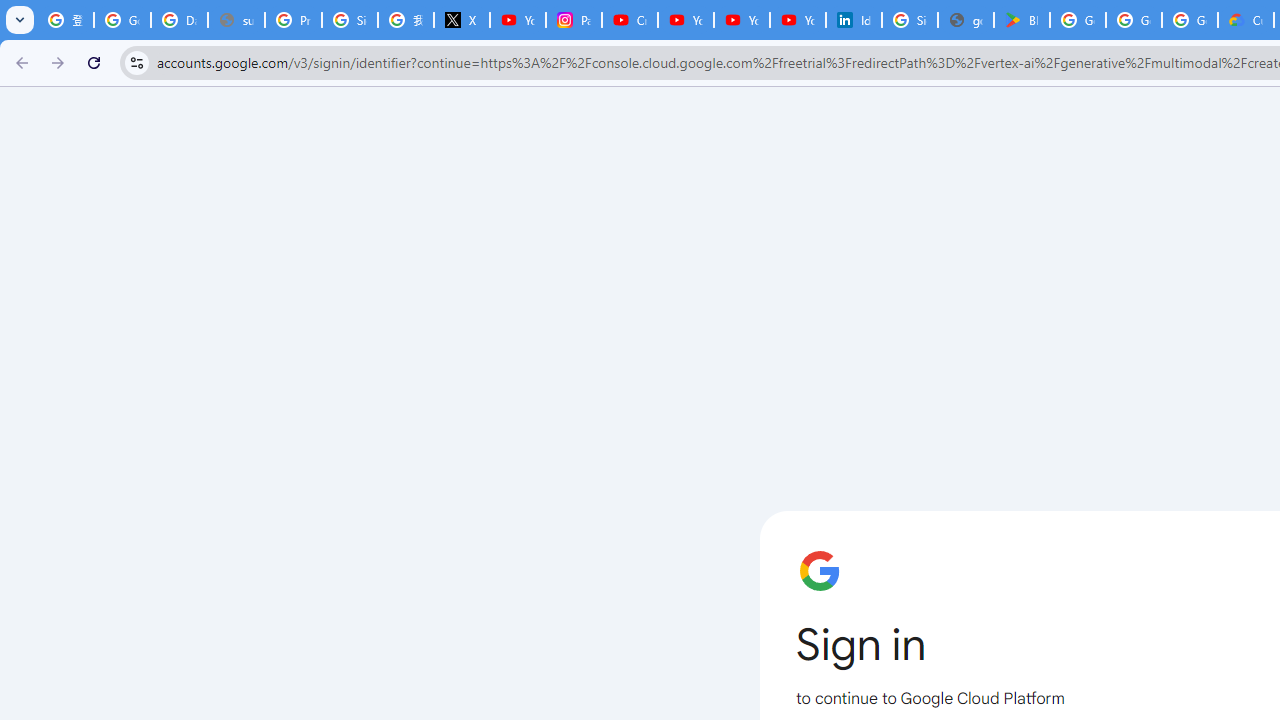 The height and width of the screenshot is (720, 1280). Describe the element at coordinates (1134, 20) in the screenshot. I see `'Google Workspace - Specific Terms'` at that location.